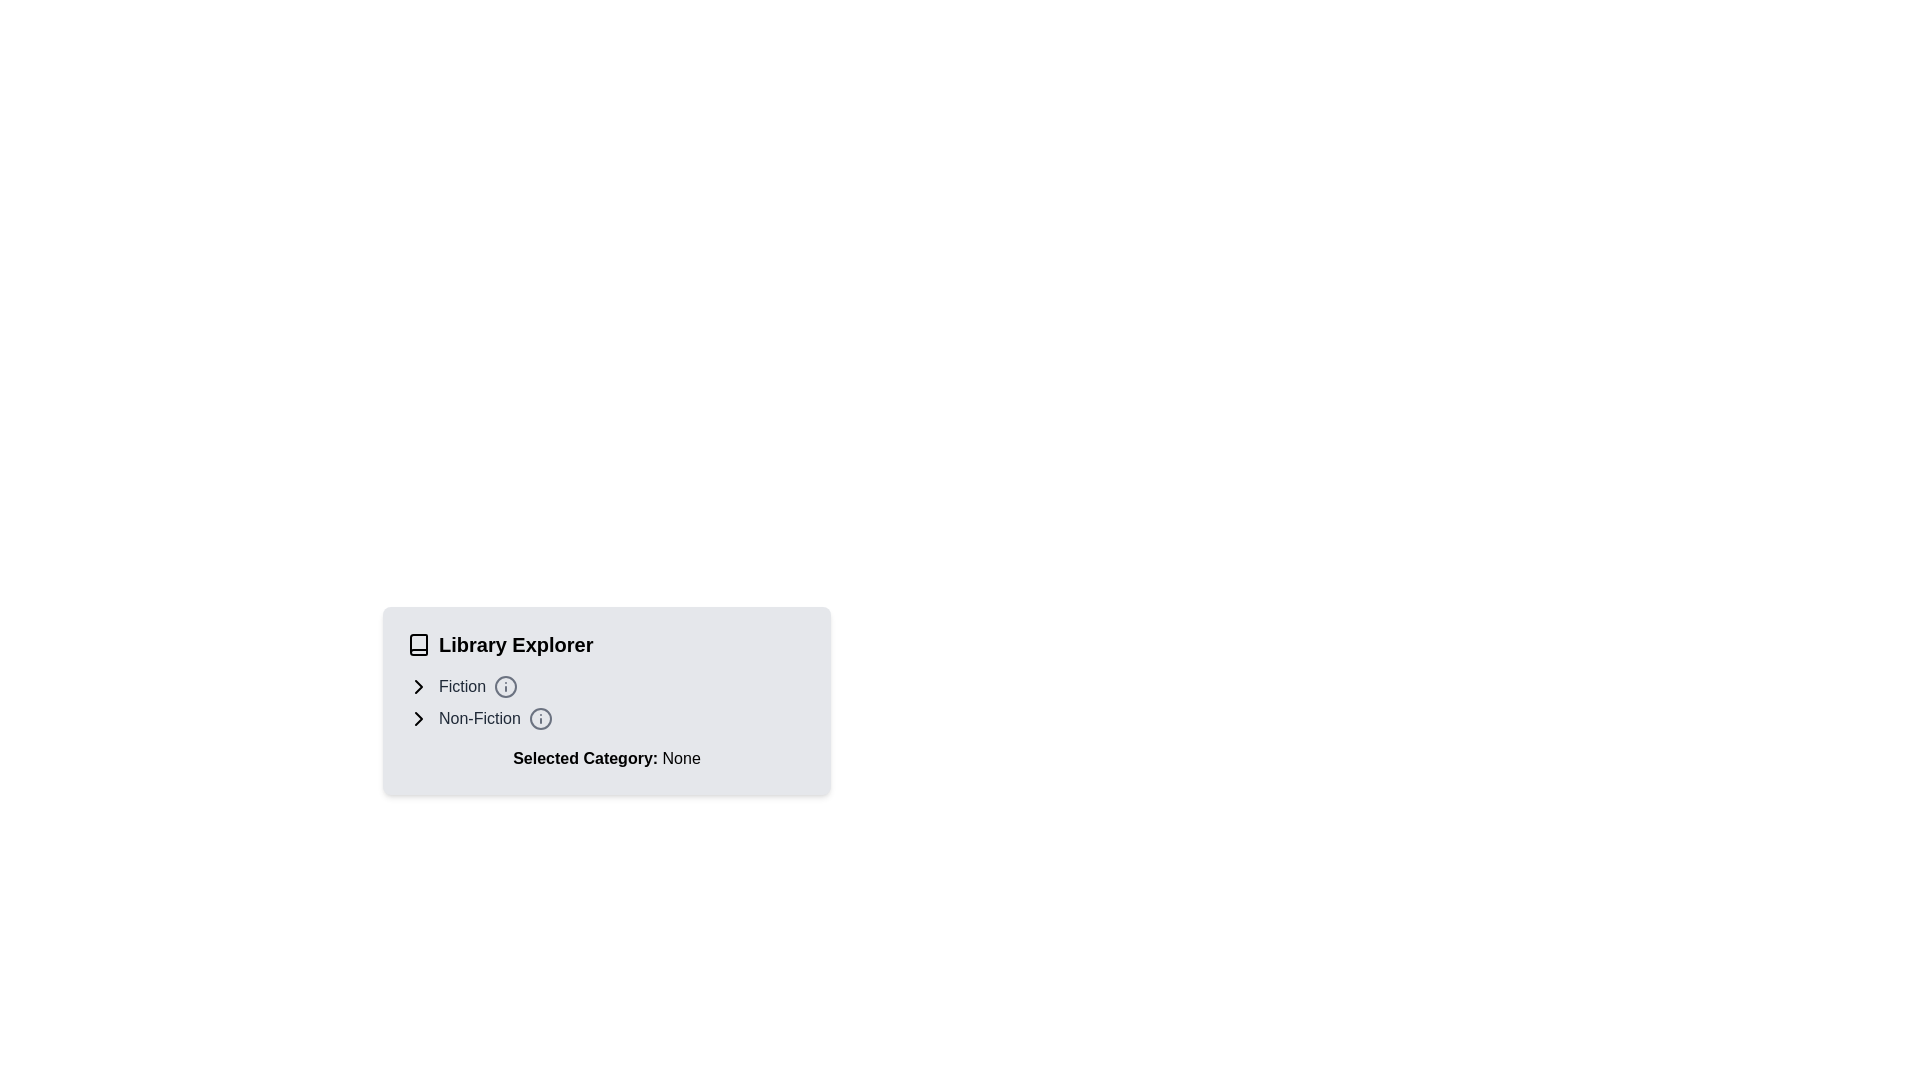 This screenshot has height=1080, width=1920. What do you see at coordinates (506, 685) in the screenshot?
I see `the informative icon located immediately to the right of the 'Fiction' label in the 'Library Explorer' section` at bounding box center [506, 685].